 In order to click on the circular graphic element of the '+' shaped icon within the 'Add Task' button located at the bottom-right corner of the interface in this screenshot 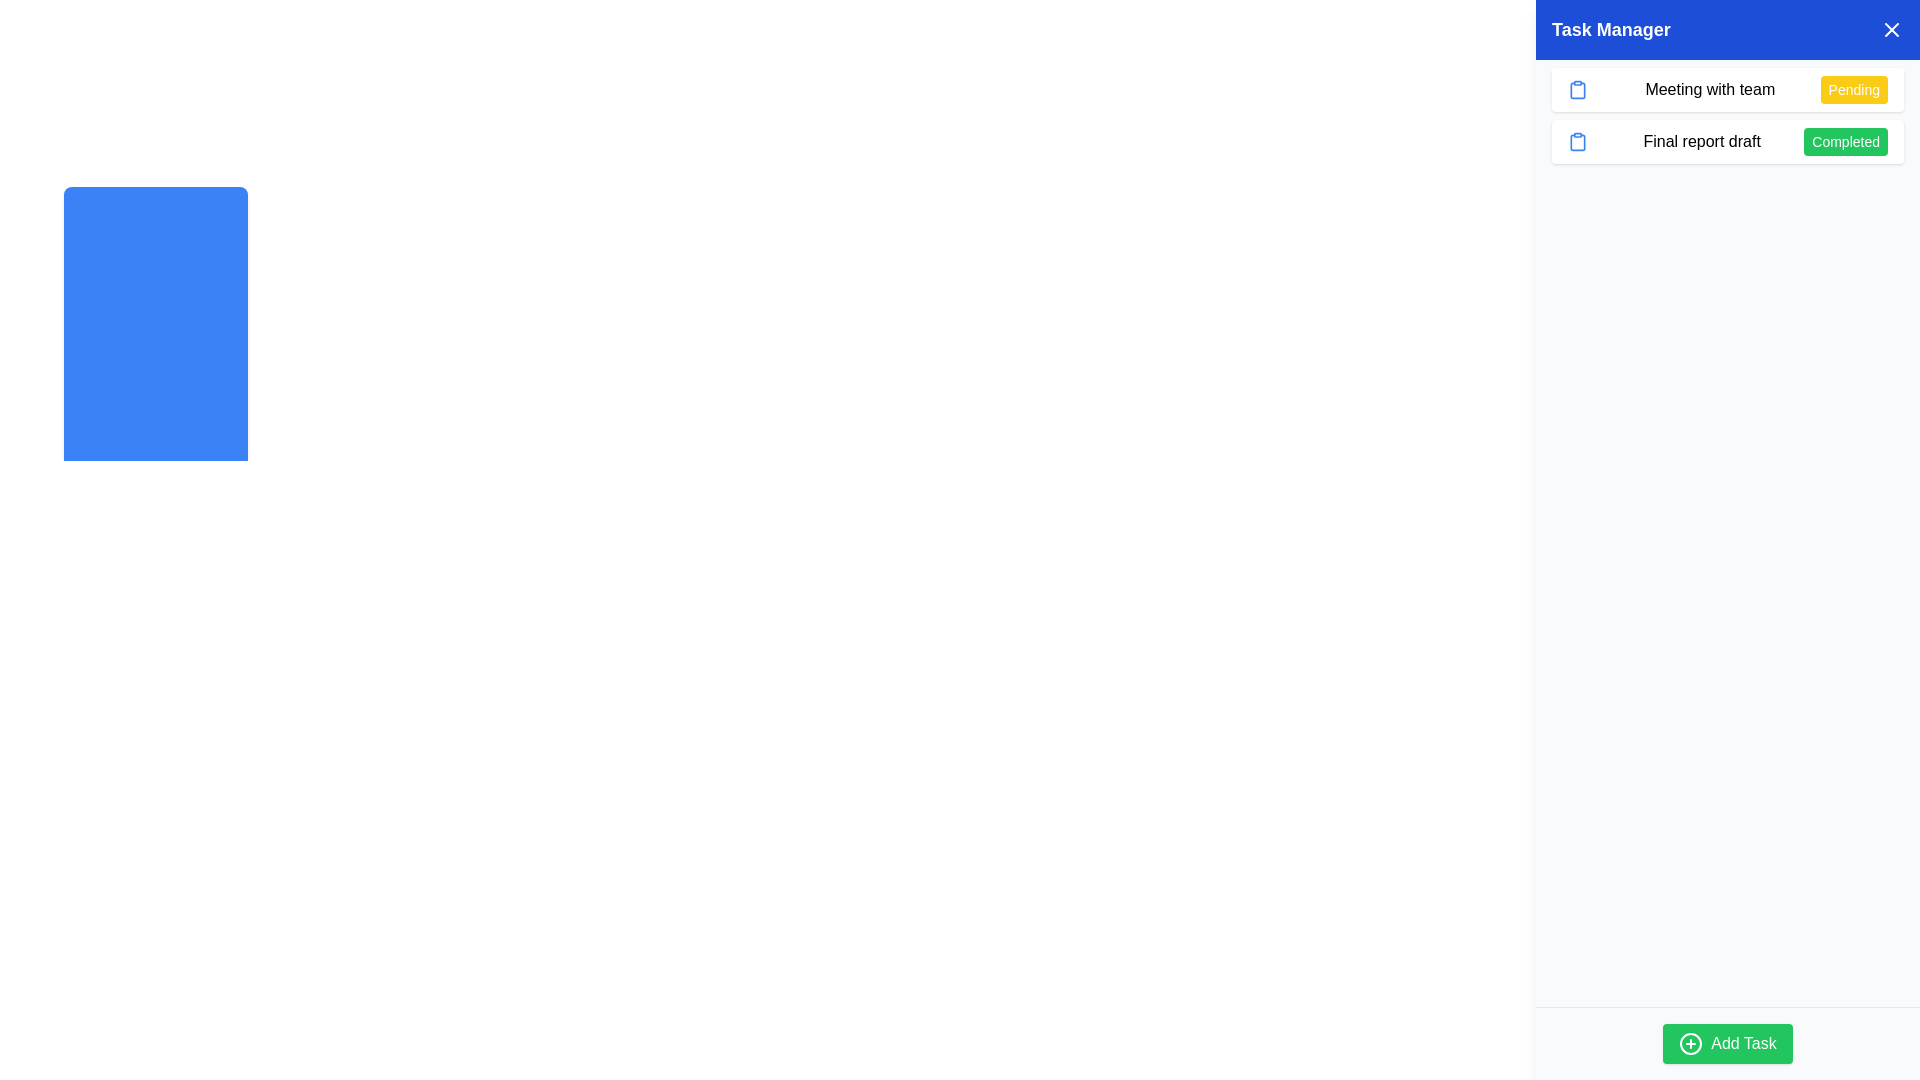, I will do `click(1690, 1043)`.